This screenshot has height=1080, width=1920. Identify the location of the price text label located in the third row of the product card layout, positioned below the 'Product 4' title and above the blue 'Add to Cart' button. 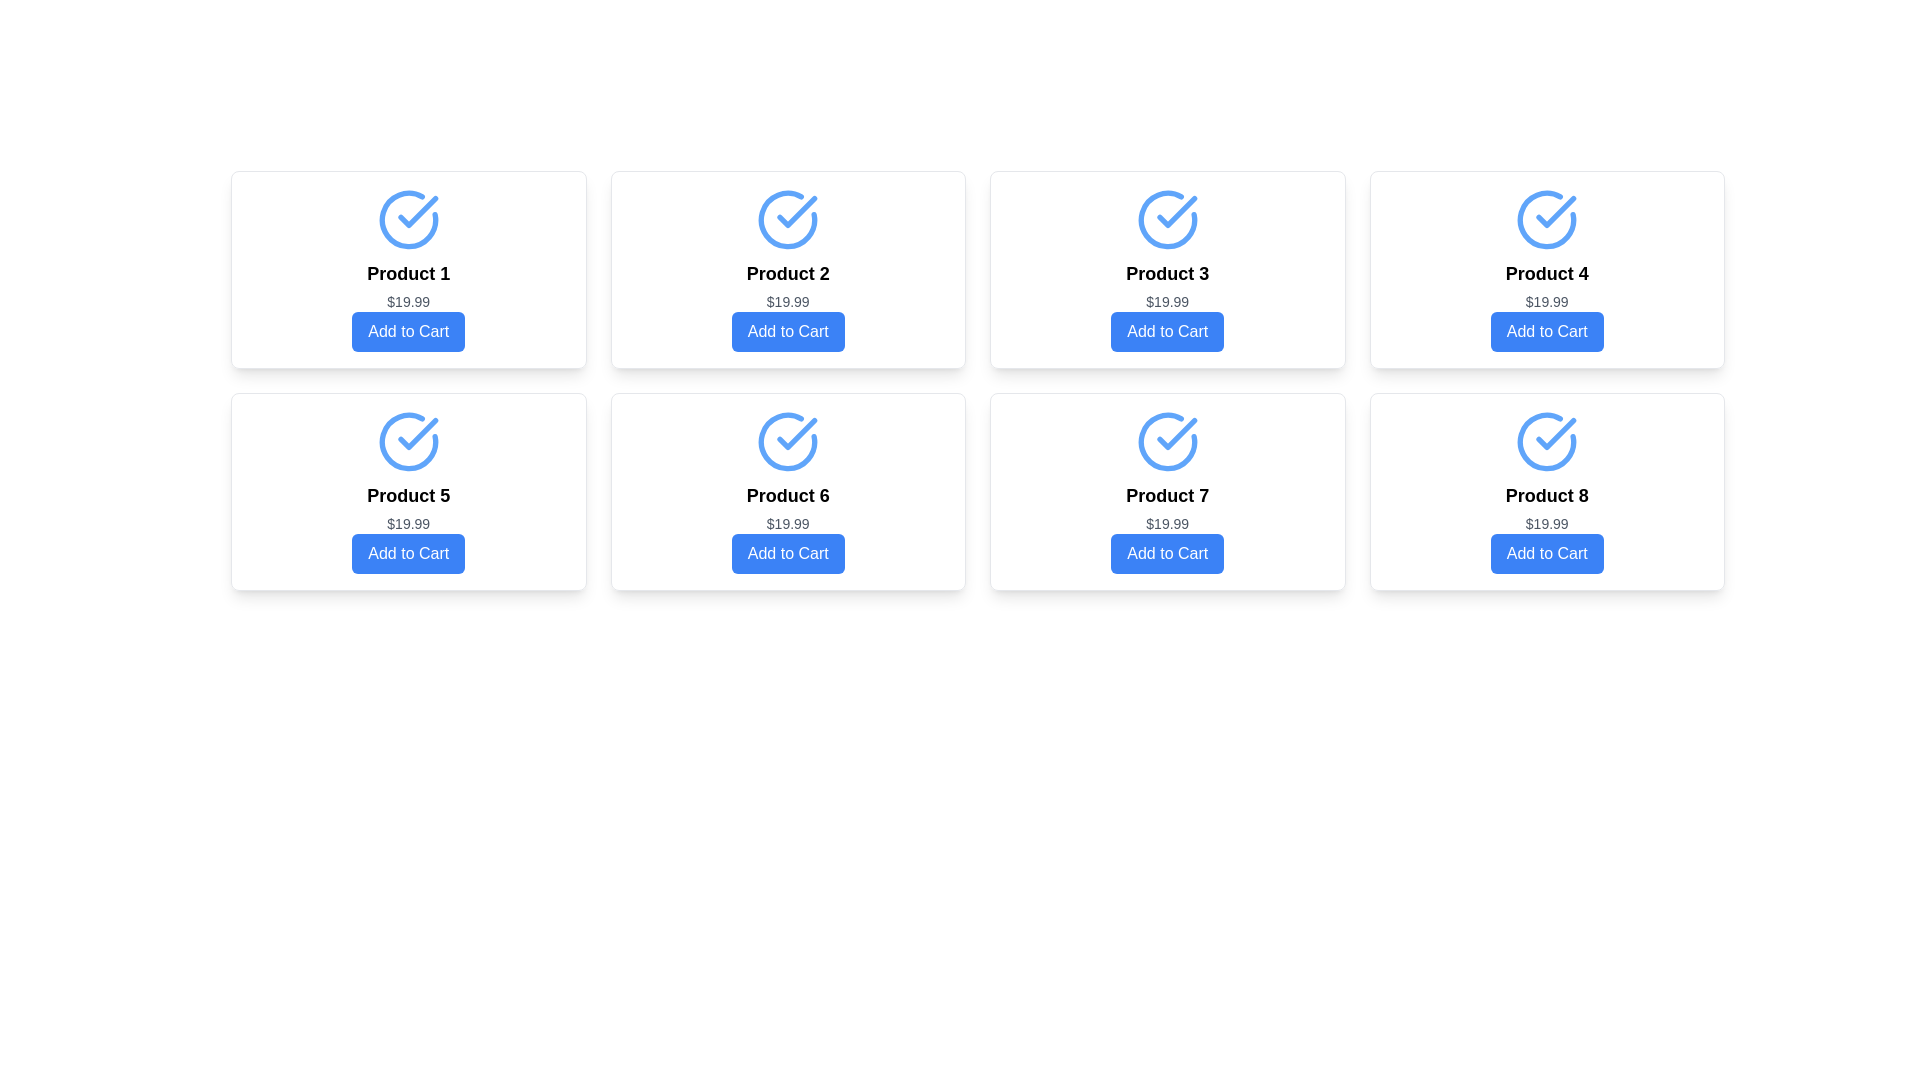
(1546, 301).